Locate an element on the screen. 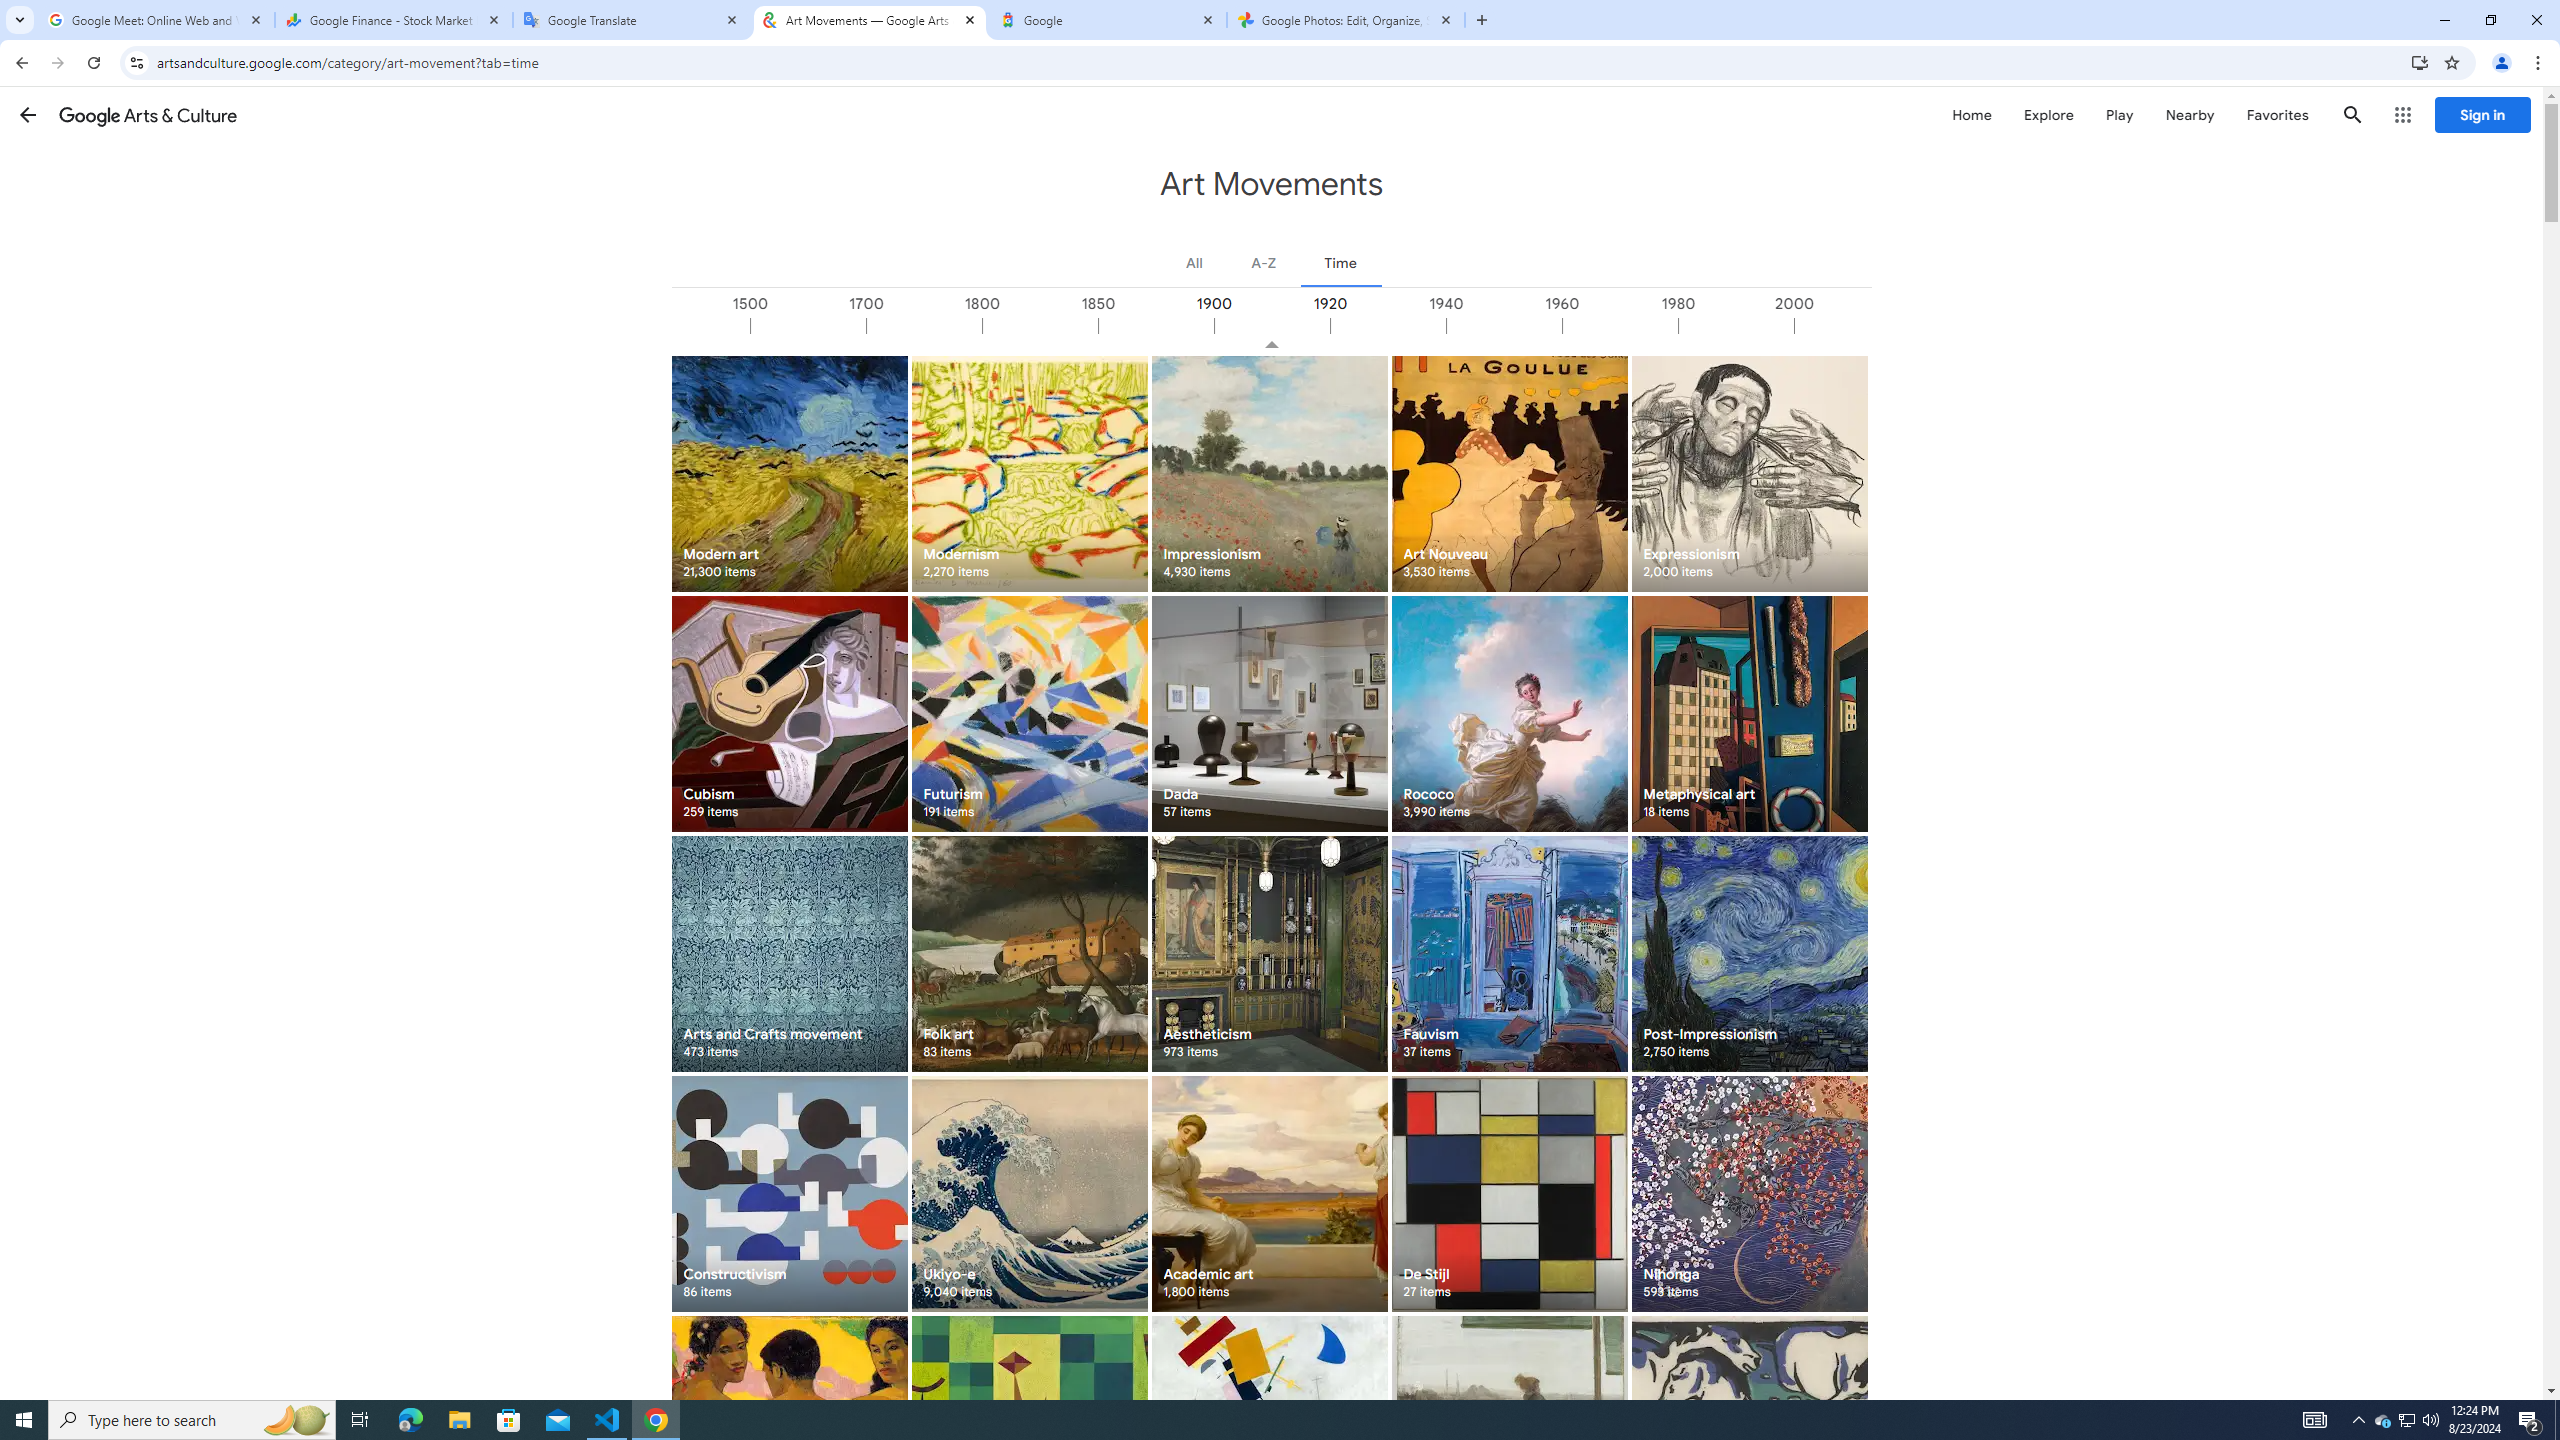 This screenshot has height=1440, width=2560. '1980' is located at coordinates (1734, 325).